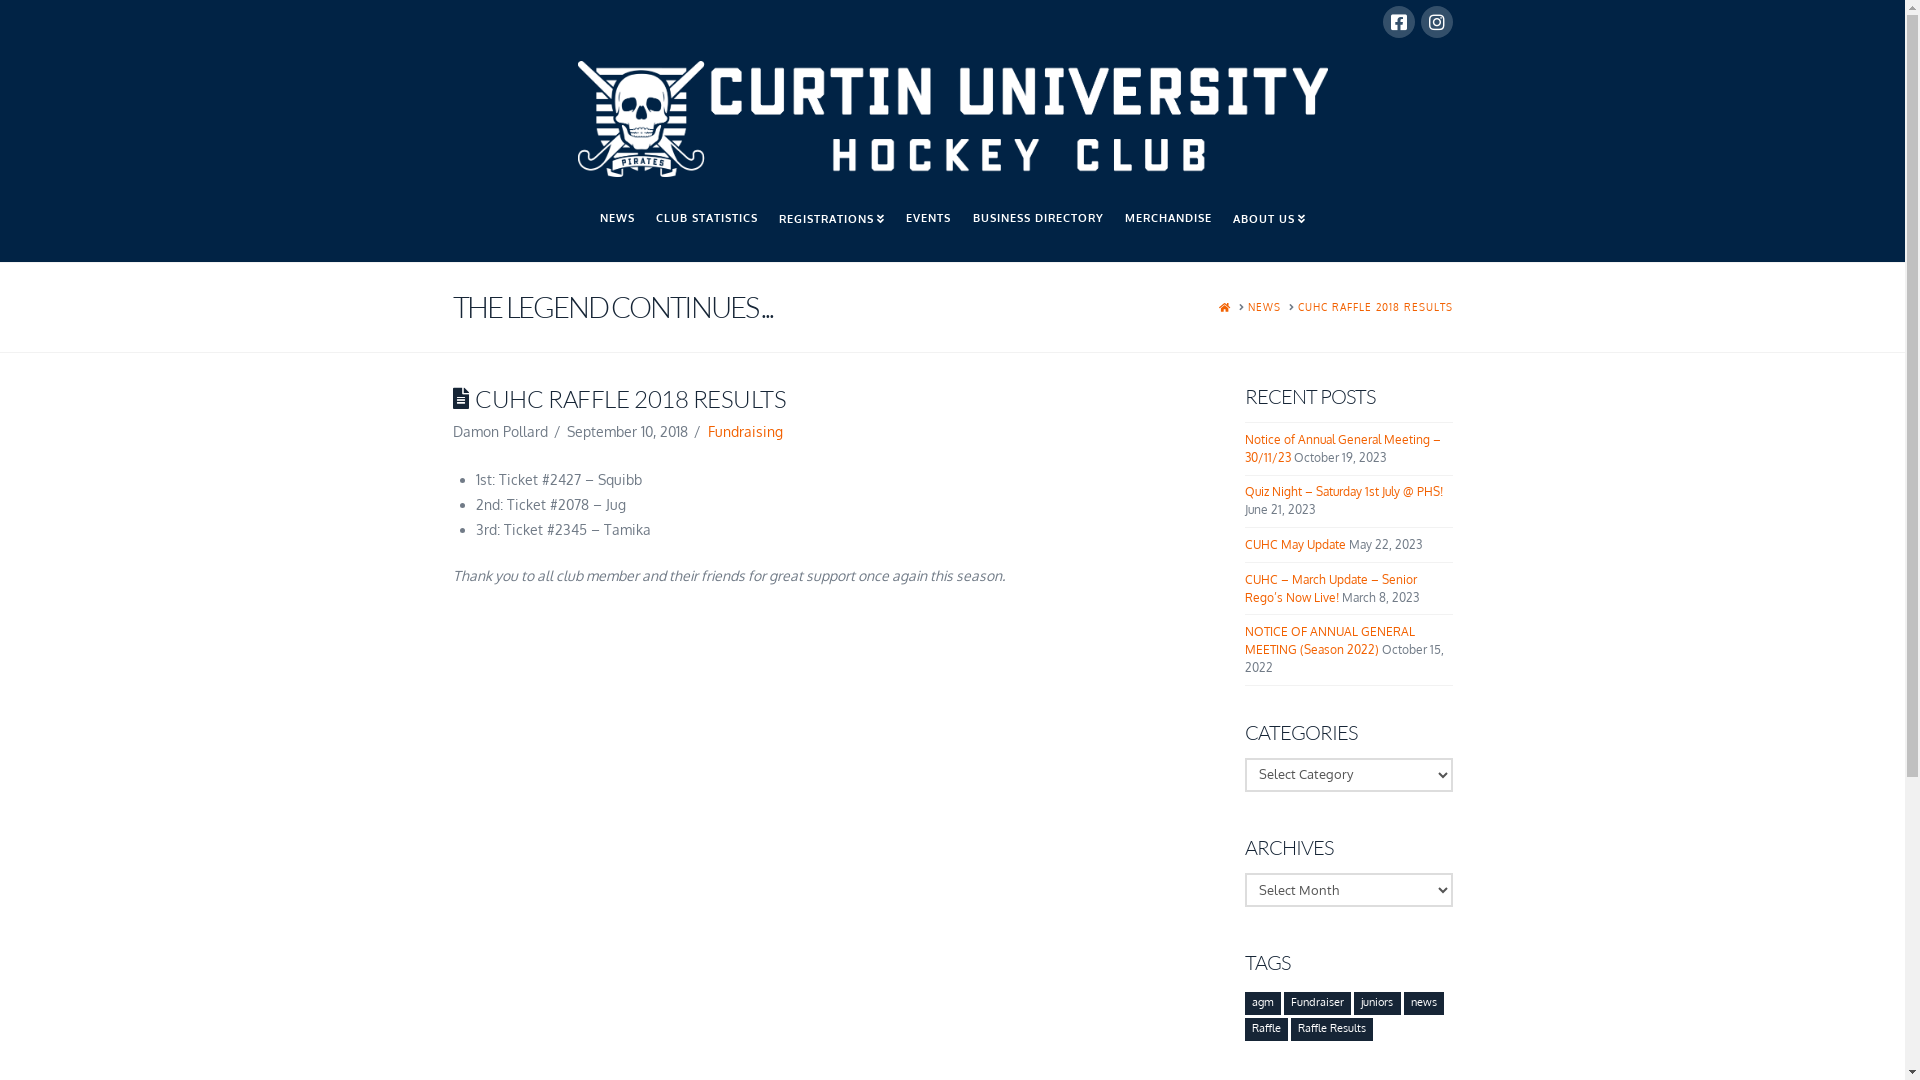  What do you see at coordinates (1223, 307) in the screenshot?
I see `'HOME'` at bounding box center [1223, 307].